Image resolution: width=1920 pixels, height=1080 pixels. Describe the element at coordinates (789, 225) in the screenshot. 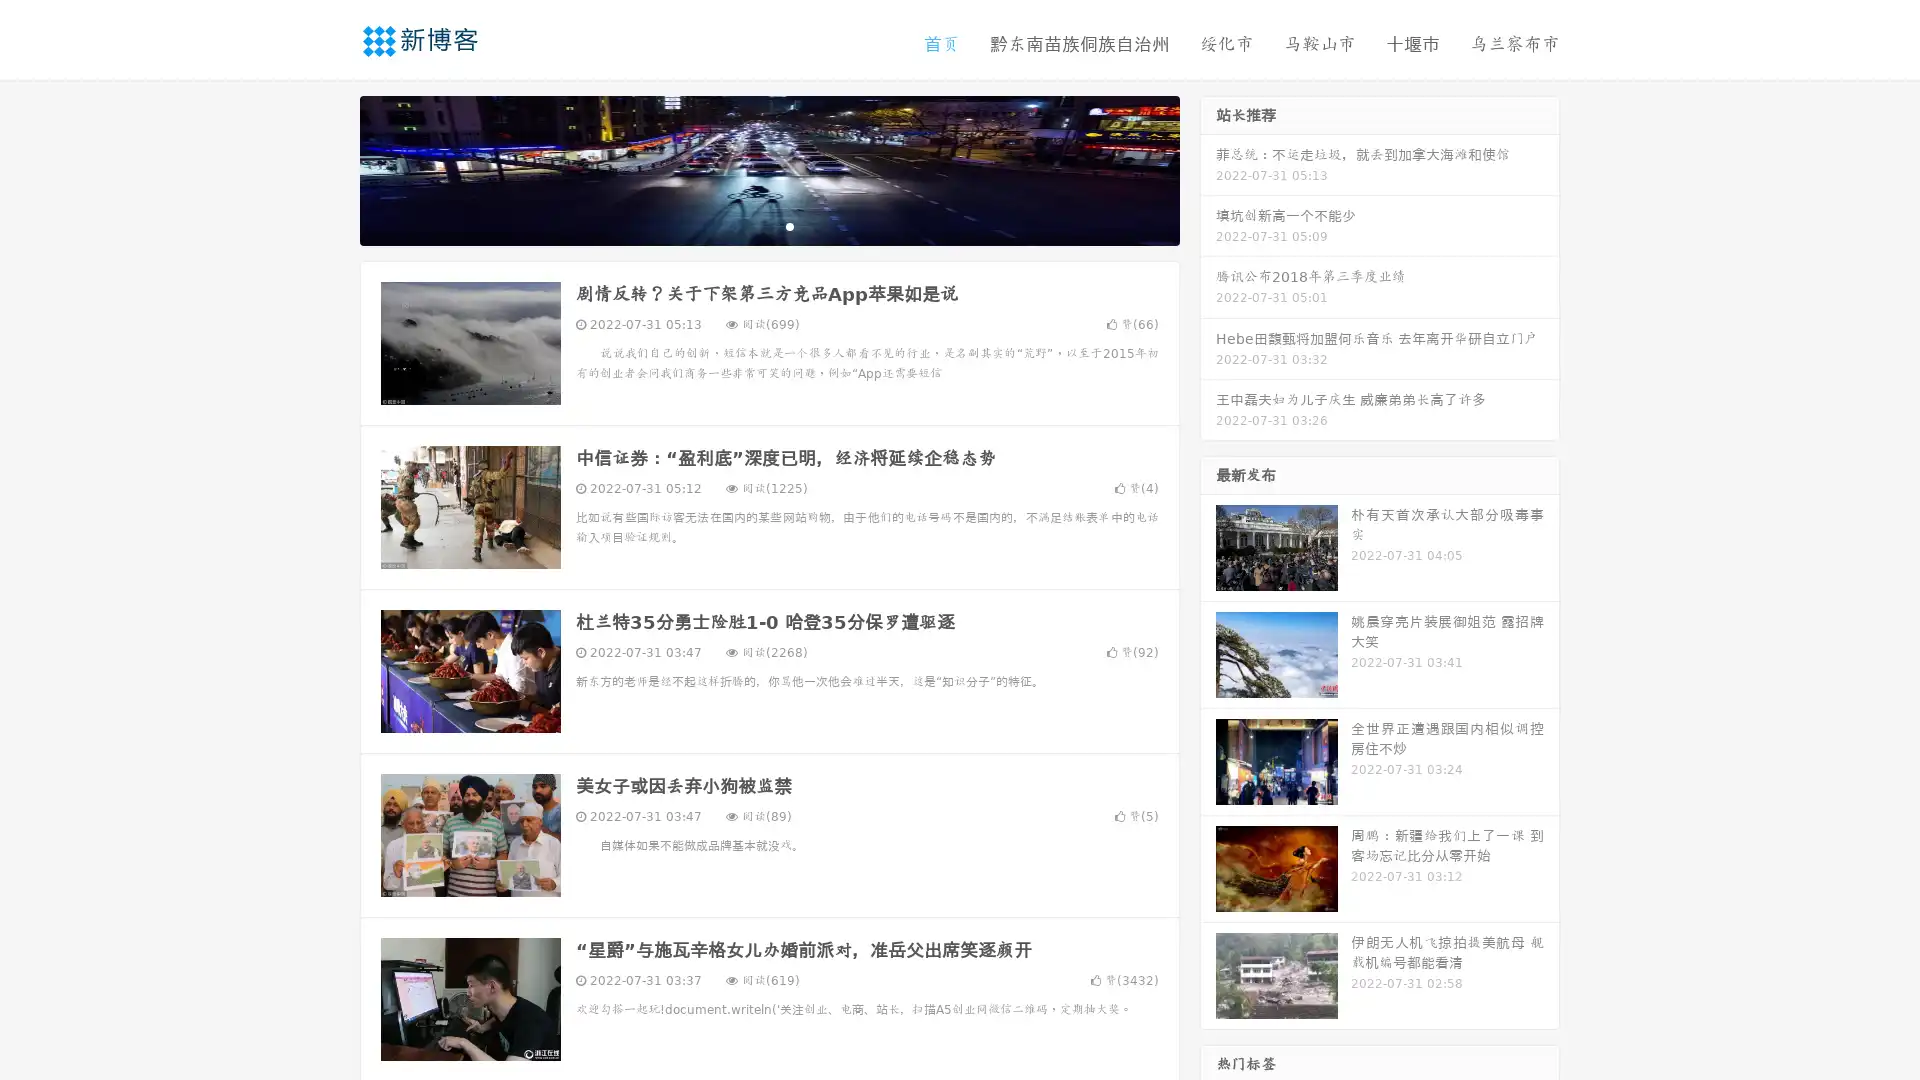

I see `Go to slide 3` at that location.